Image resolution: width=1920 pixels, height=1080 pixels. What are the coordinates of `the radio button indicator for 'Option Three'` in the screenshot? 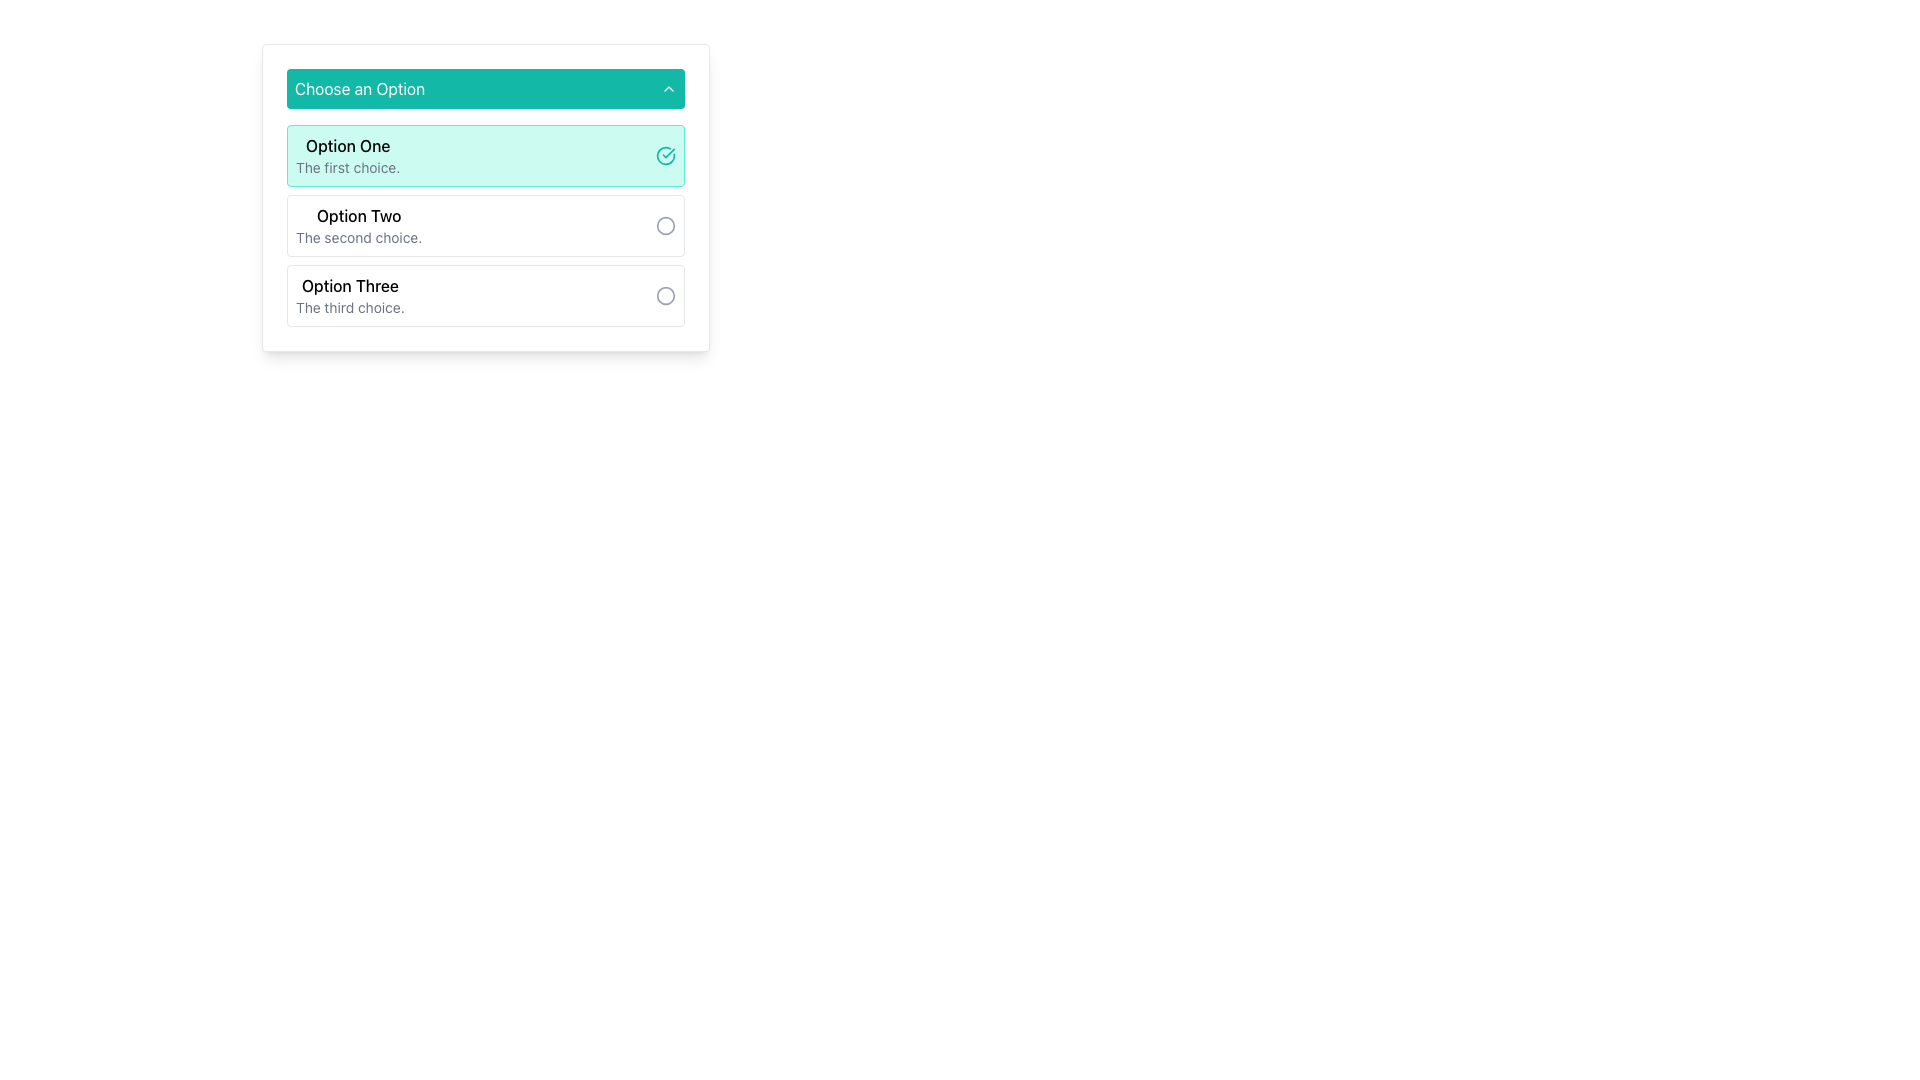 It's located at (666, 296).